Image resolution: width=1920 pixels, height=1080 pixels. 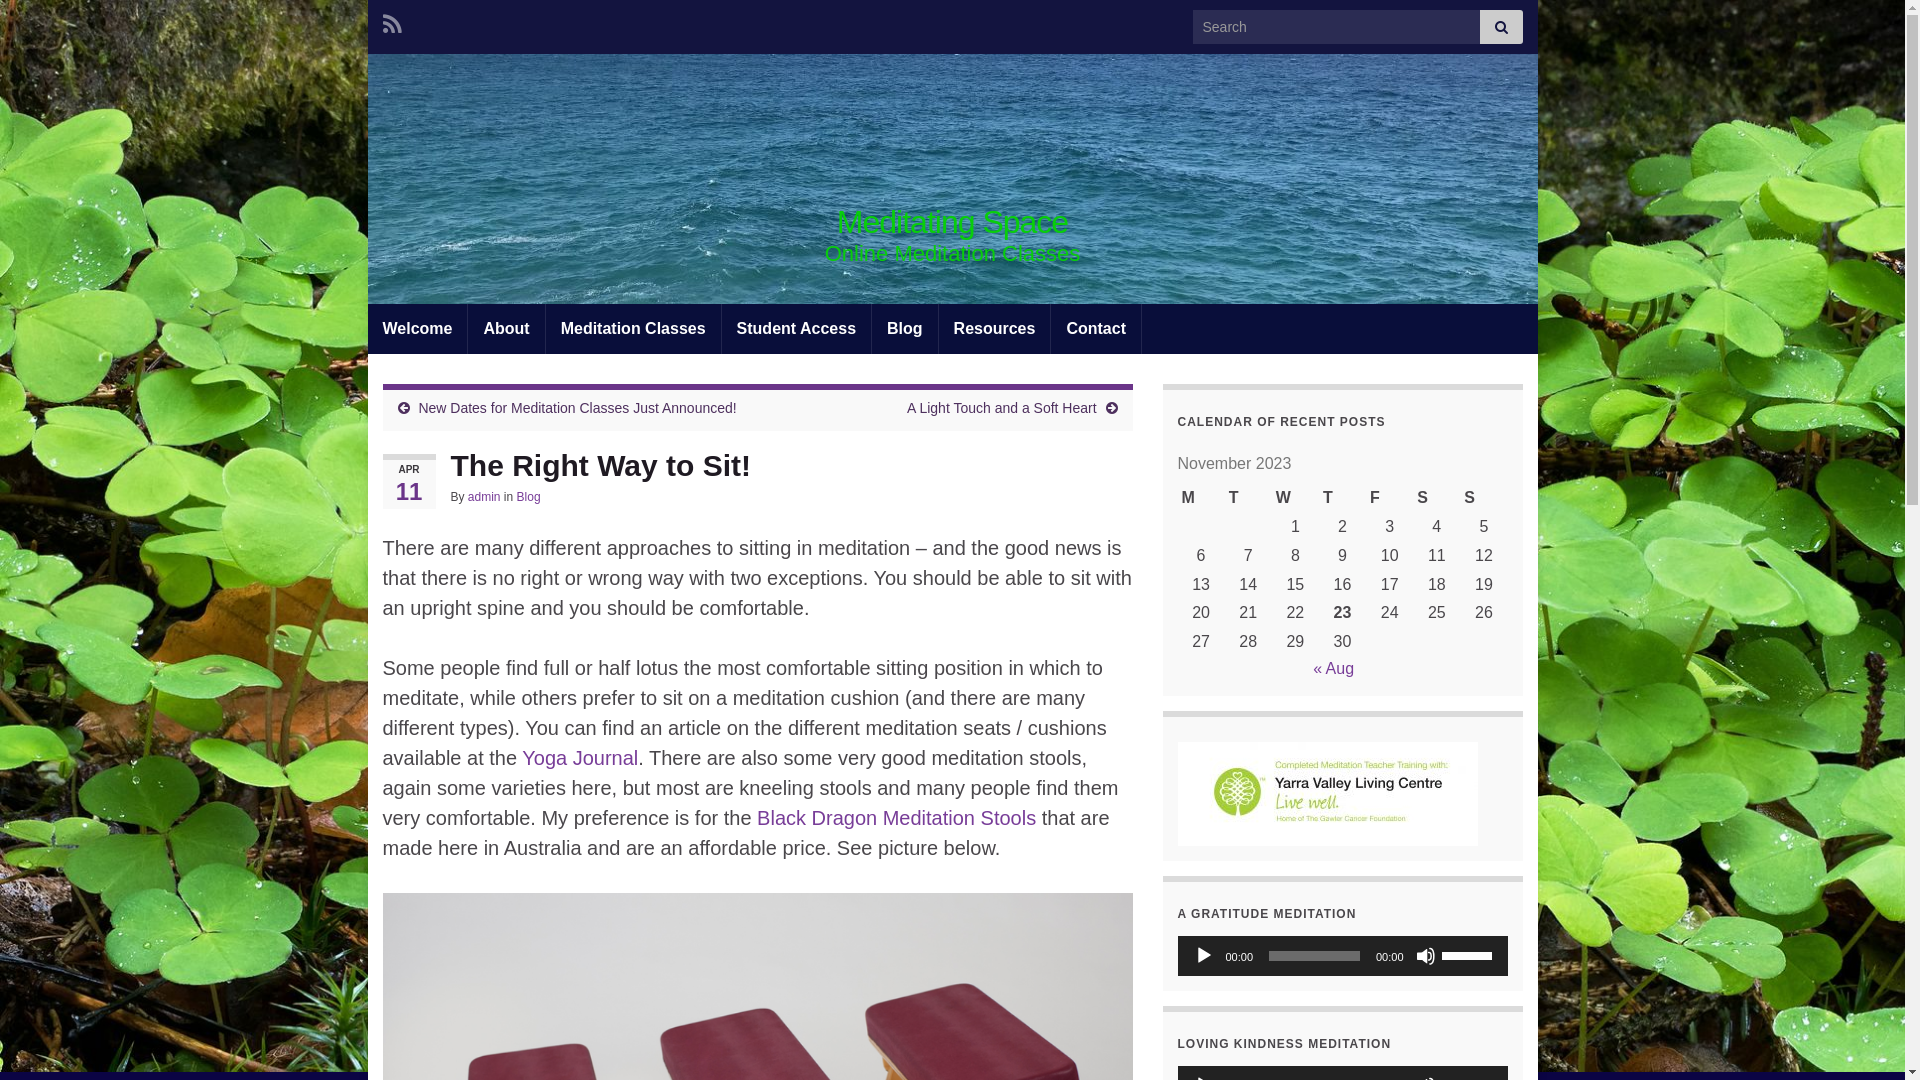 What do you see at coordinates (505, 327) in the screenshot?
I see `'About'` at bounding box center [505, 327].